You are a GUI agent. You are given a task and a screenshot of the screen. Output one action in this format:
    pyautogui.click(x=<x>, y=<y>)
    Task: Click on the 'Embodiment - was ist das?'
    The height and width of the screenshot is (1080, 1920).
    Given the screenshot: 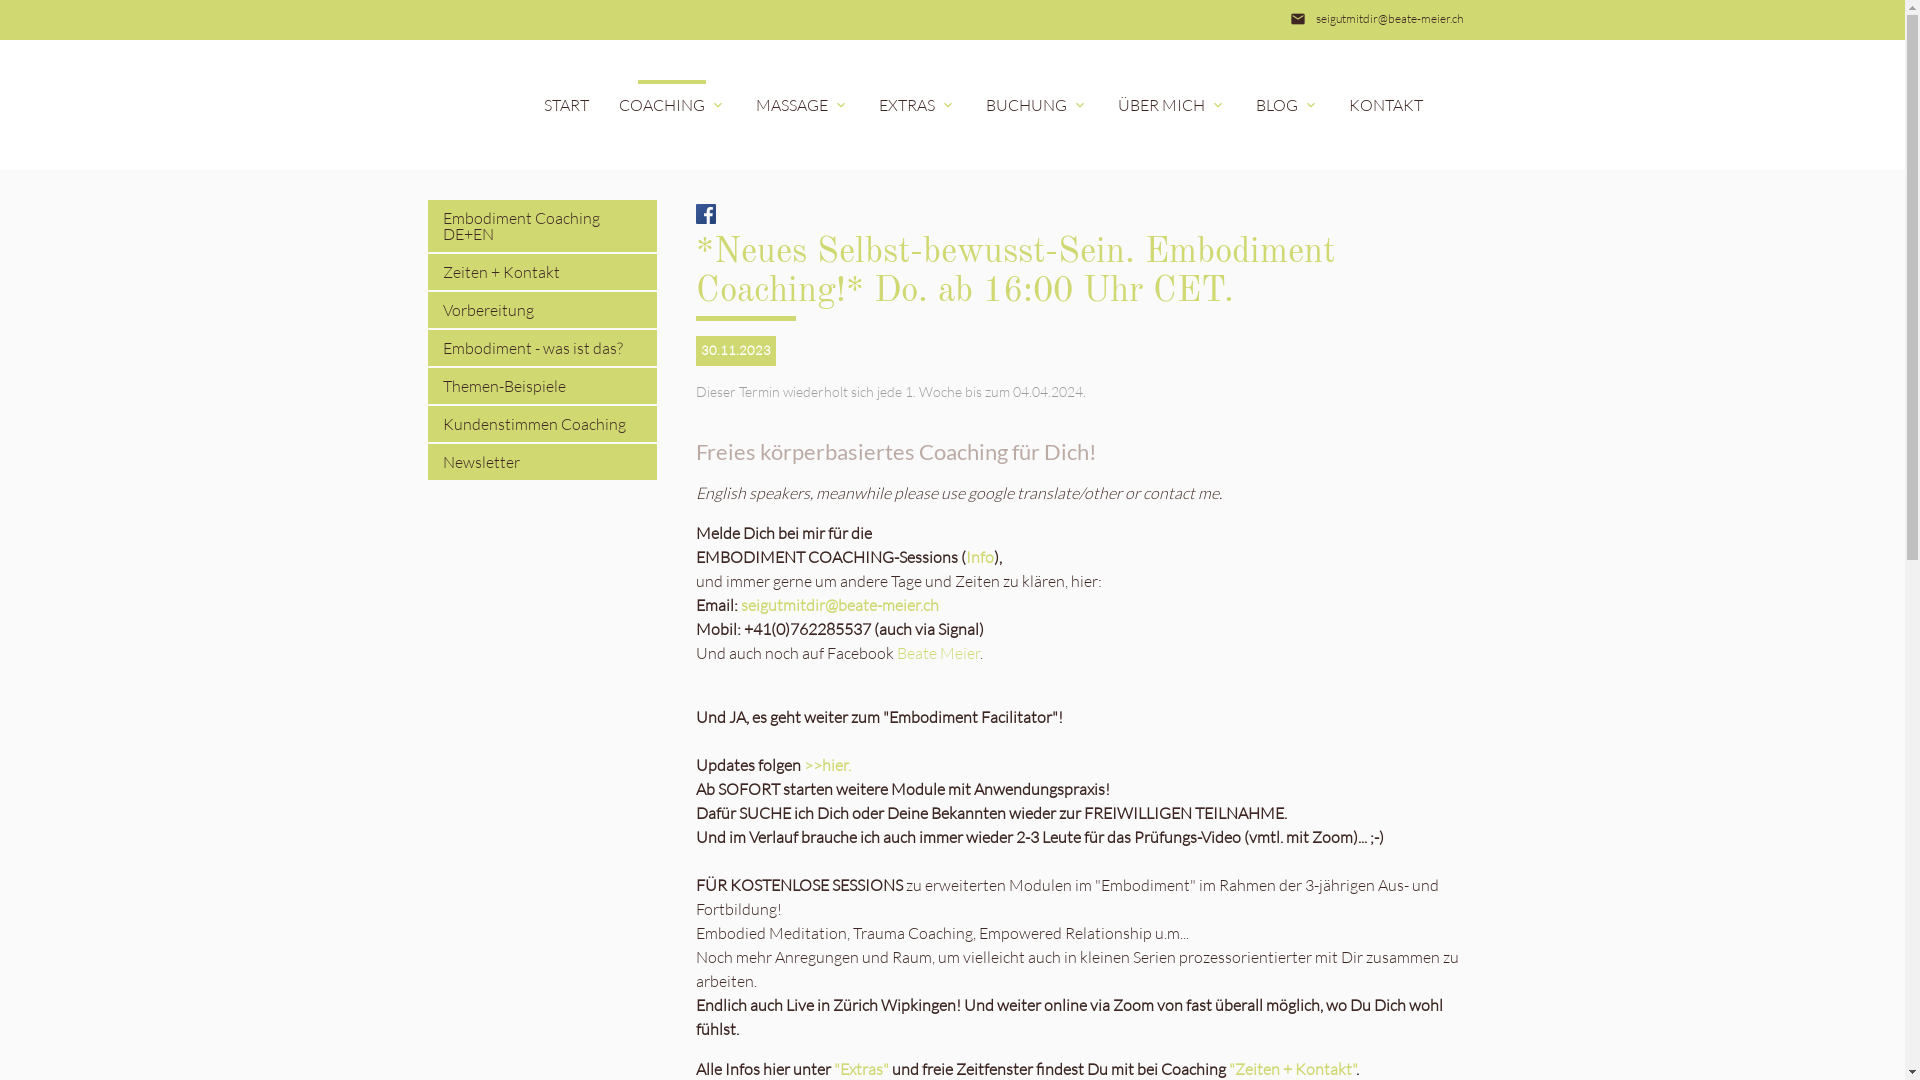 What is the action you would take?
    pyautogui.click(x=542, y=346)
    